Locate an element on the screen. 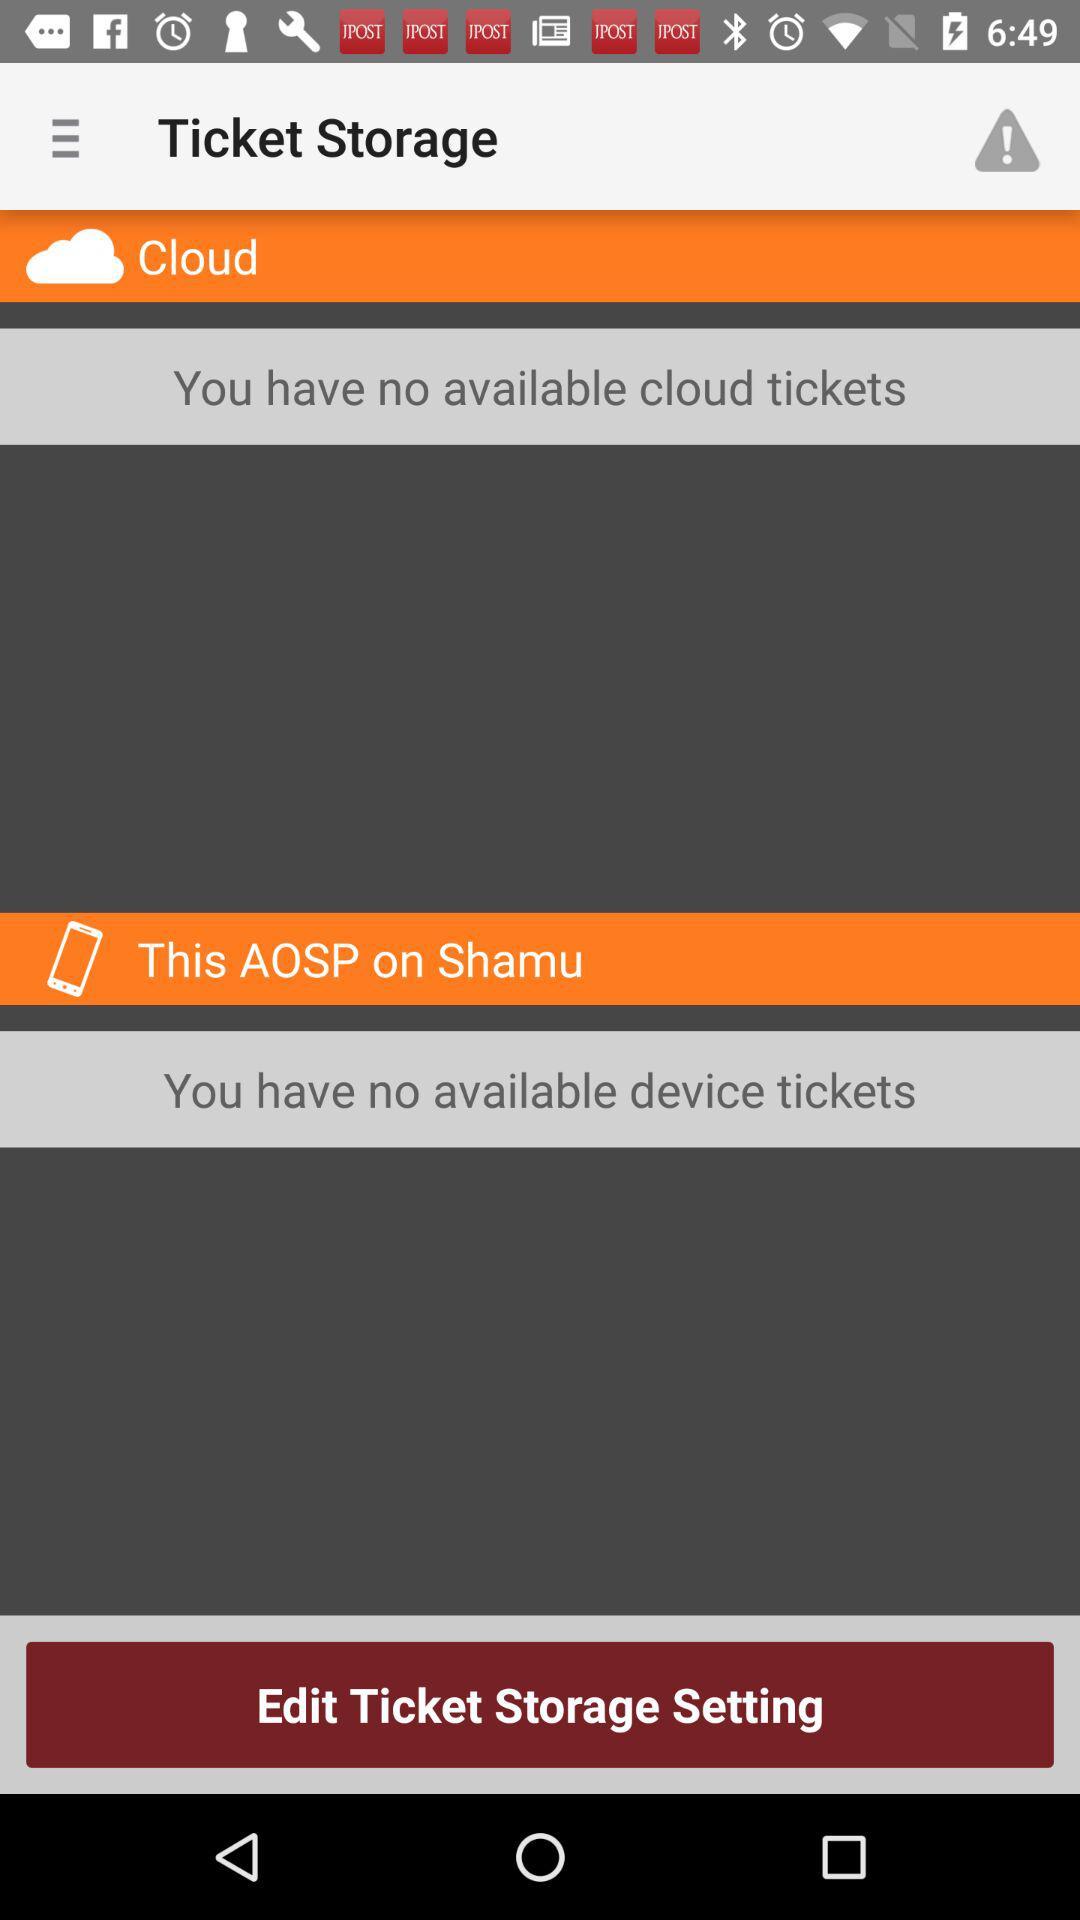 The height and width of the screenshot is (1920, 1080). the item at the top right corner is located at coordinates (1017, 135).